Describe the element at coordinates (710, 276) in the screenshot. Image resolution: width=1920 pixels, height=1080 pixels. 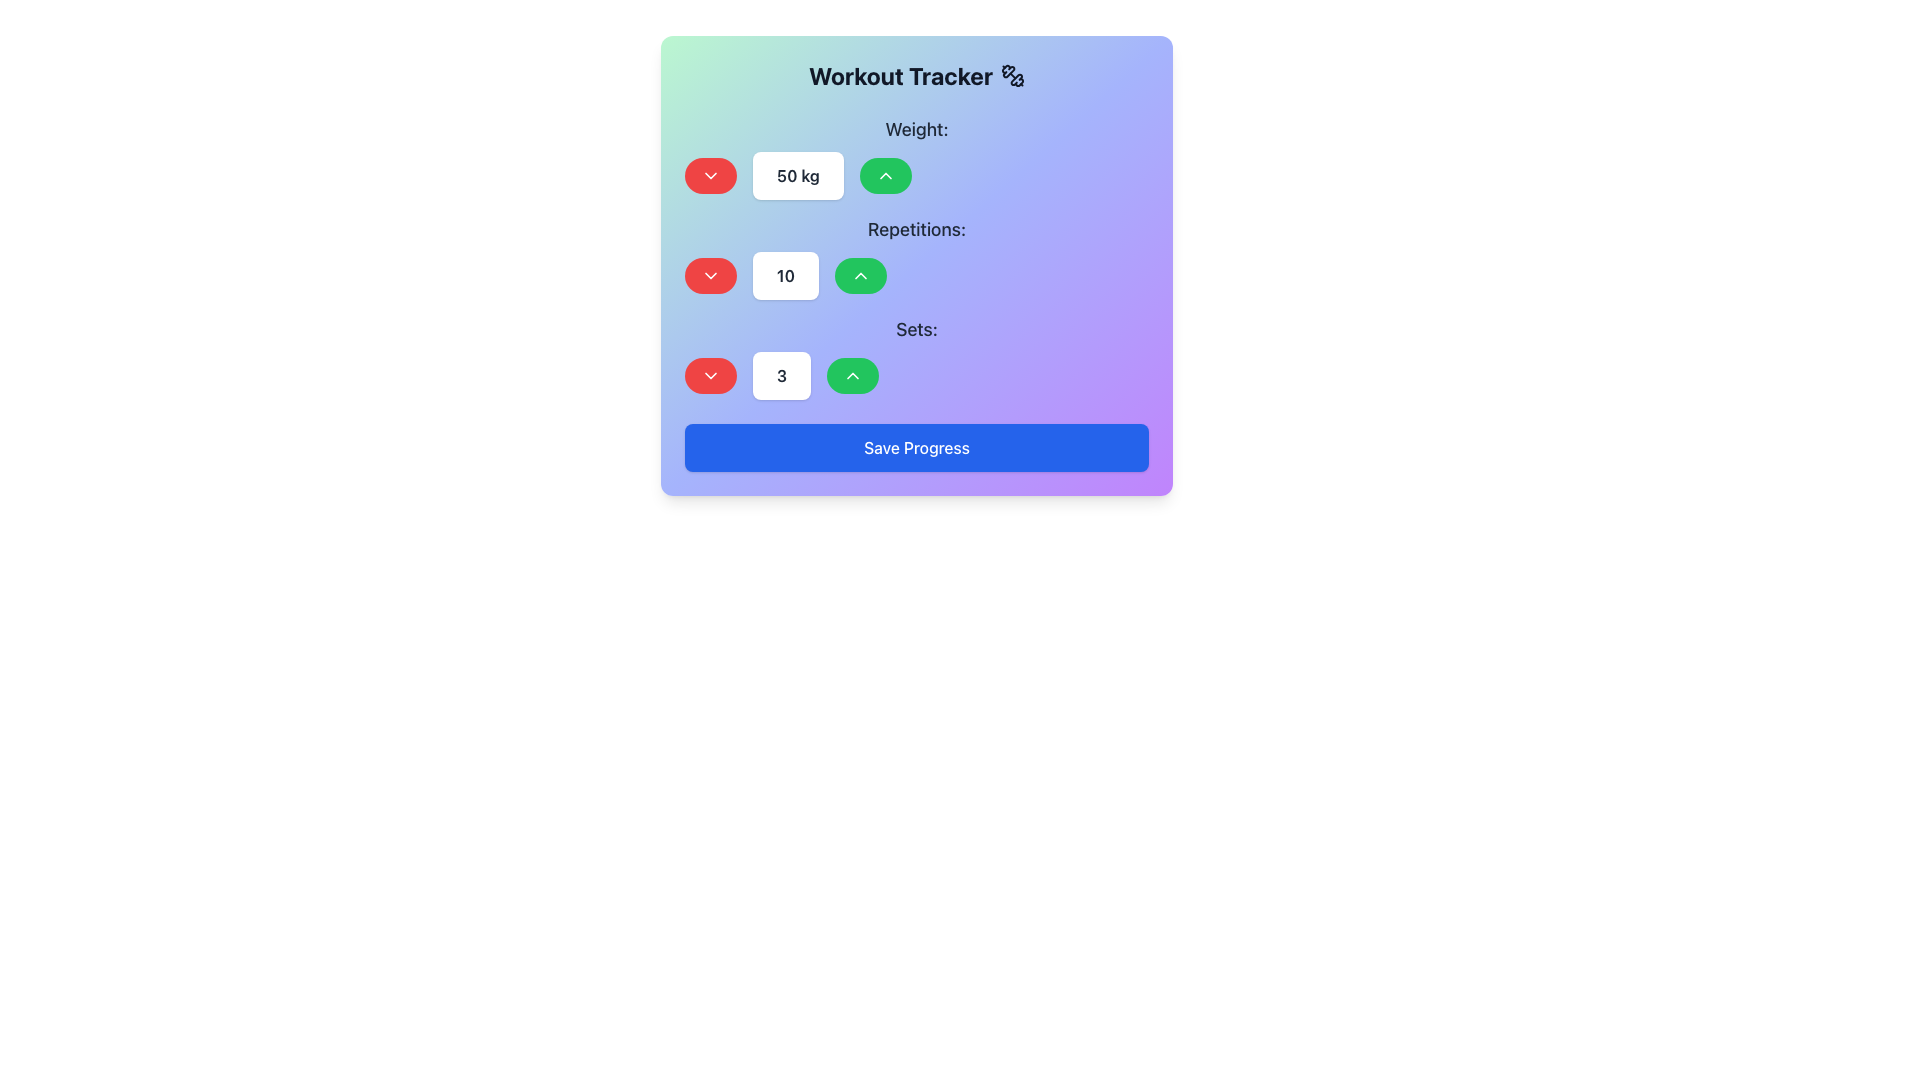
I see `the rounded rectangular button with a red background and white text, located under the 'Repetitions' label to decrement the repetitions` at that location.